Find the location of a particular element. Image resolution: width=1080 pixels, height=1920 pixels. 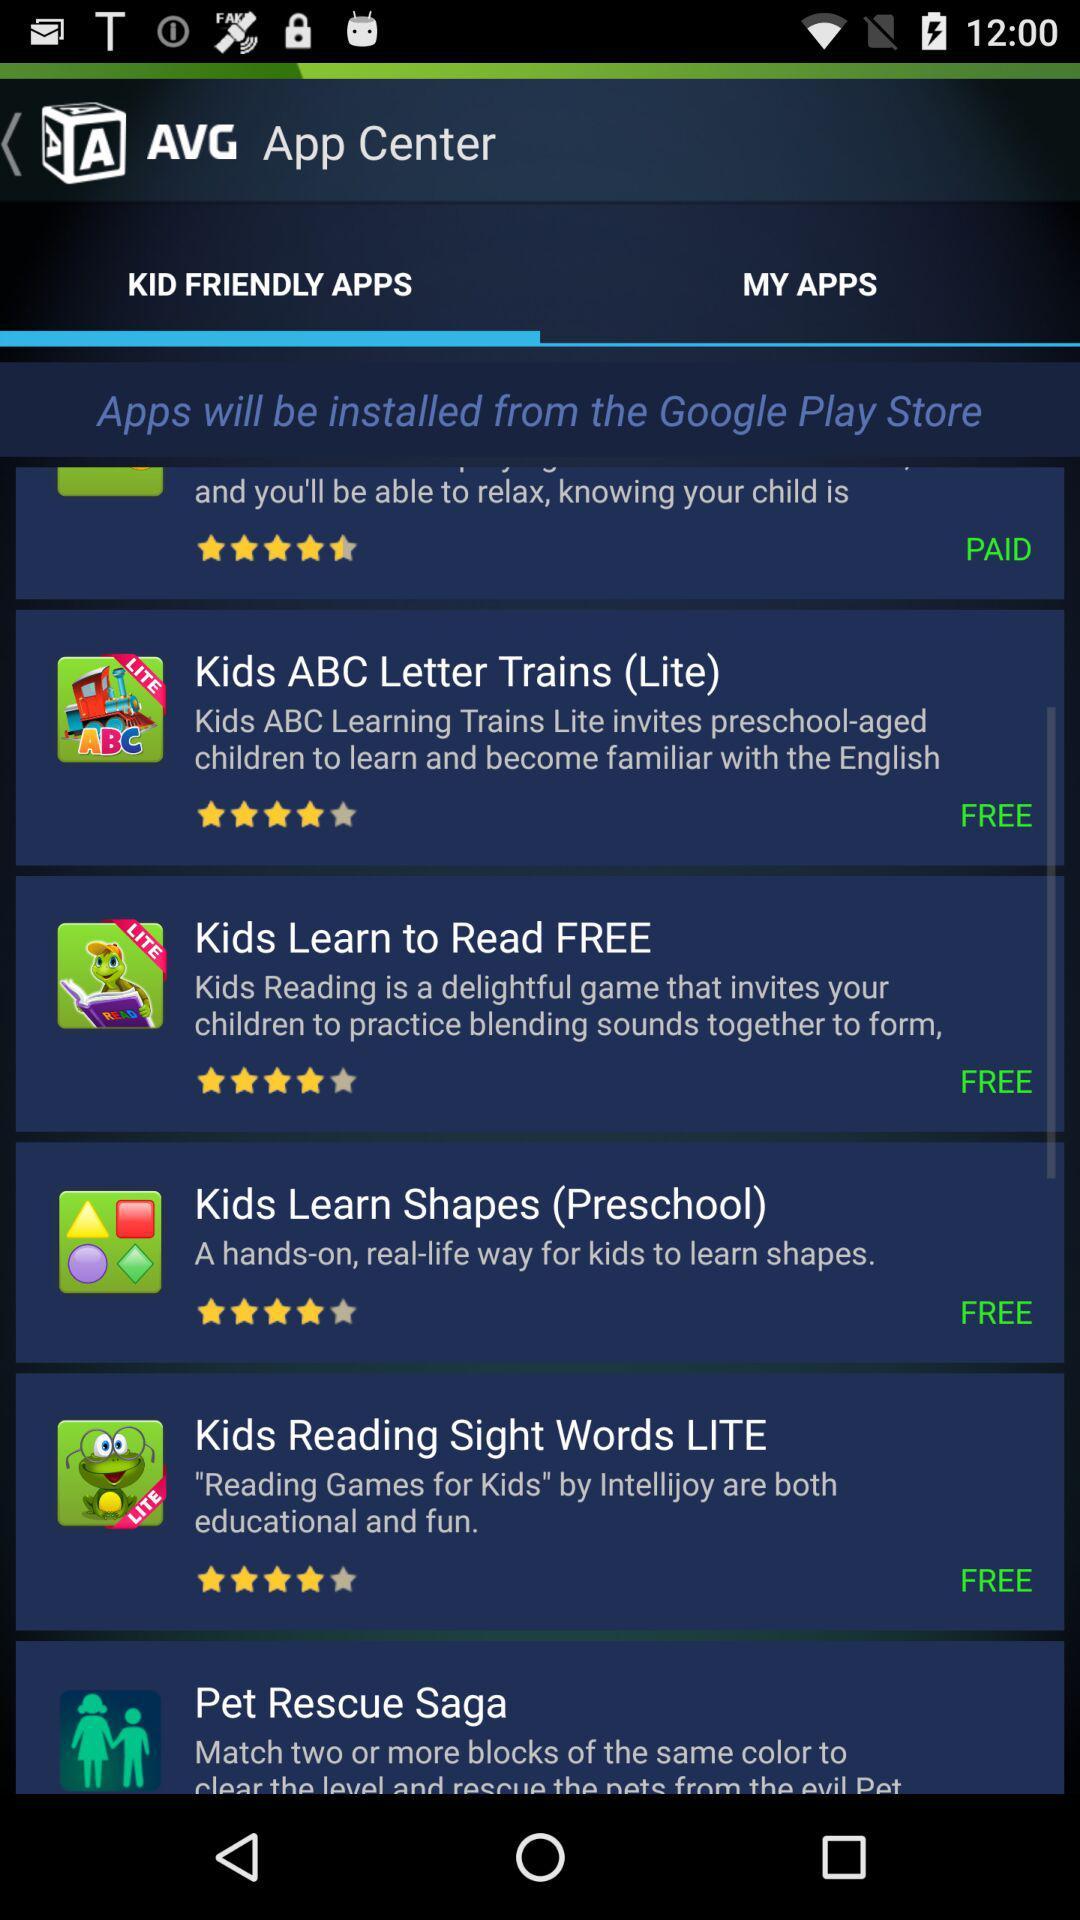

your child will item is located at coordinates (612, 483).